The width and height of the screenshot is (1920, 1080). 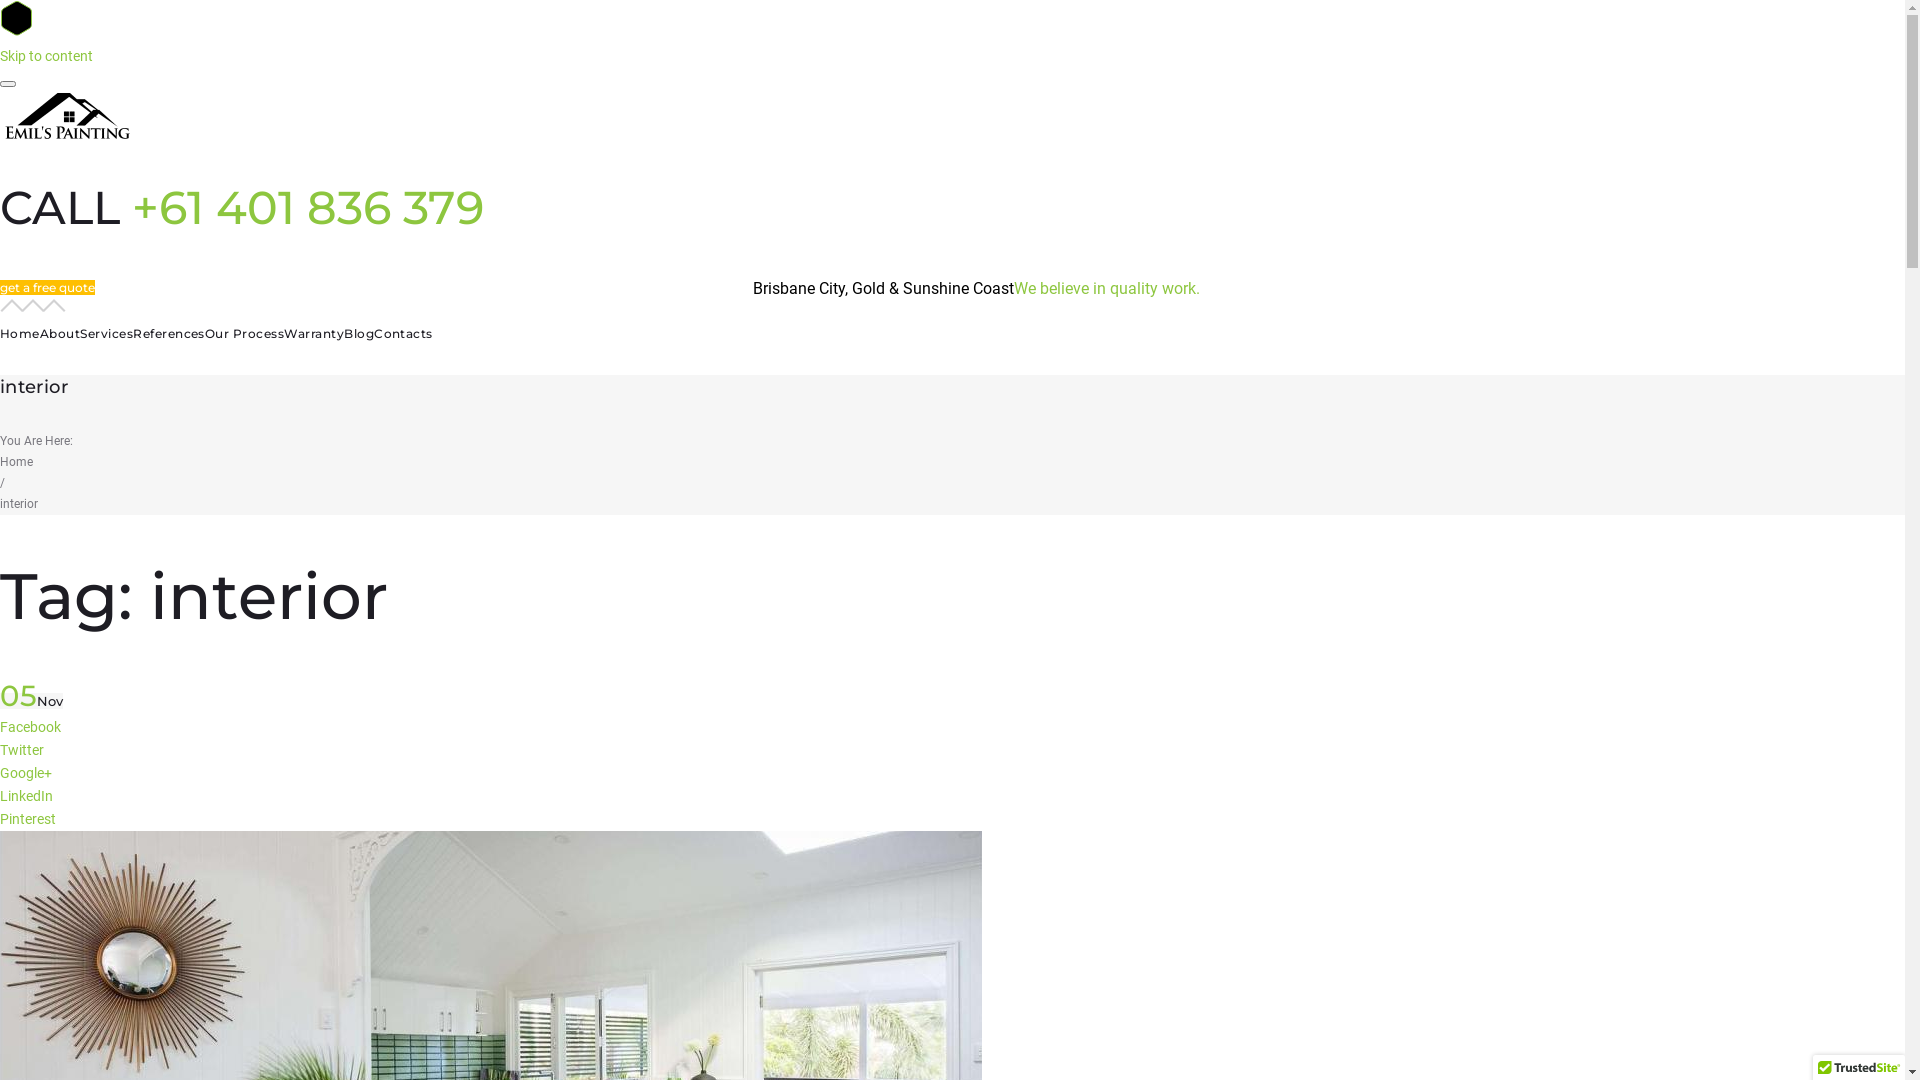 I want to click on 'Home', so click(x=16, y=462).